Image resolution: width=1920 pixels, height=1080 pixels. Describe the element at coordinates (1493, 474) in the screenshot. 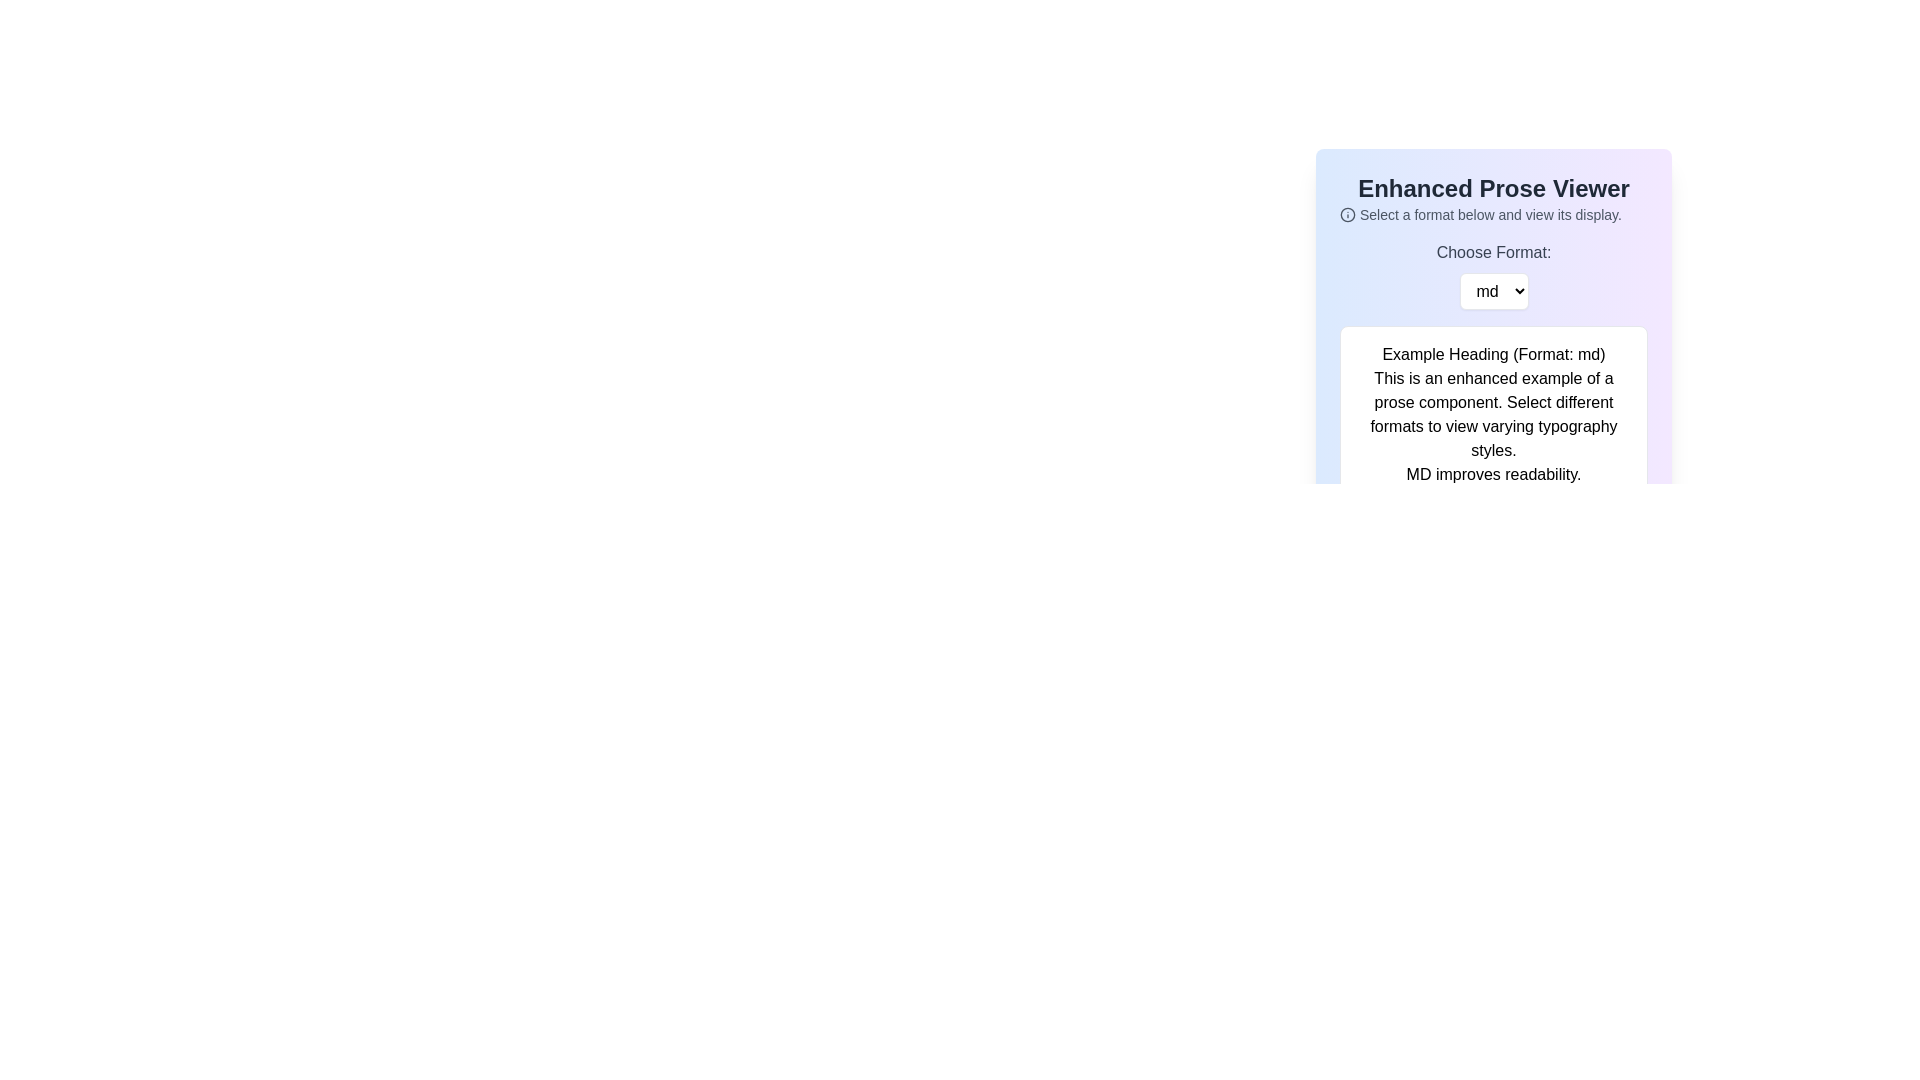

I see `text display that reads 'MD improves readability.' which is styled in black text on a white background, positioned below a block of descriptive text` at that location.